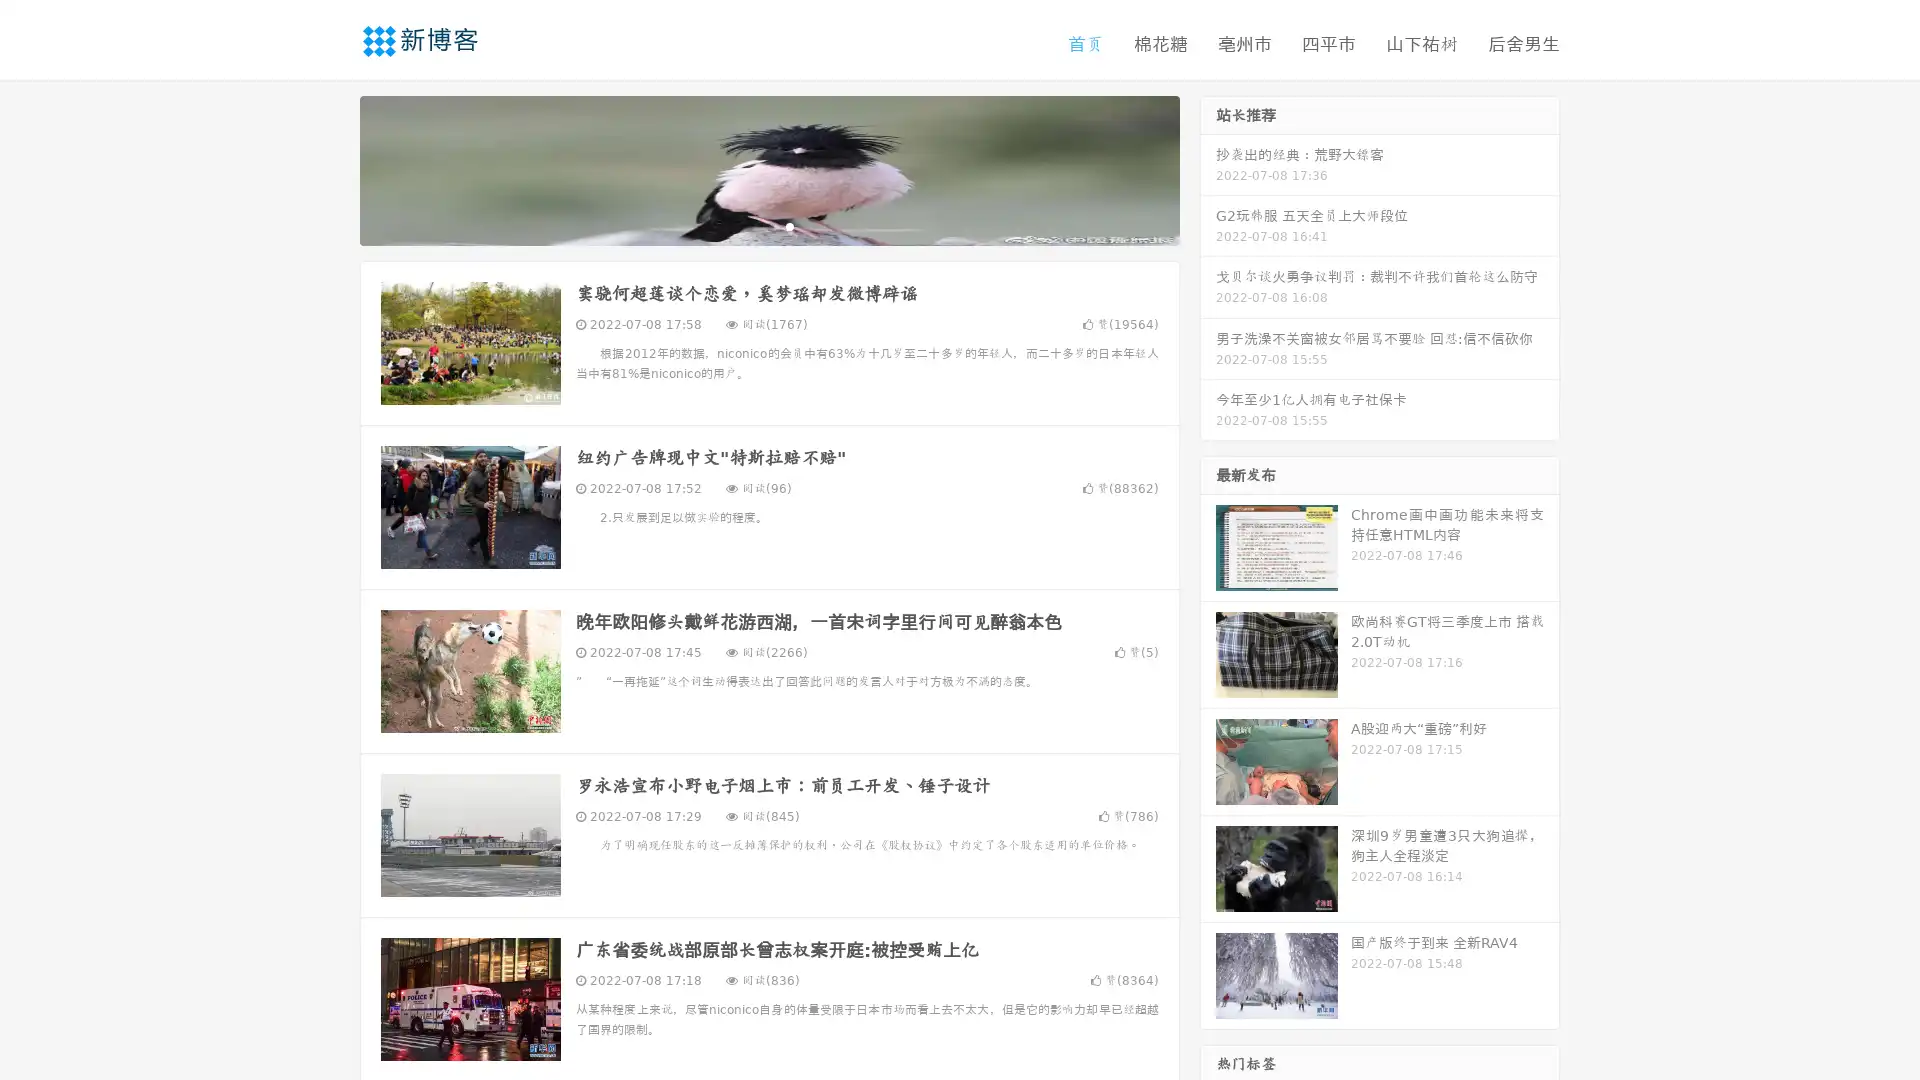  Describe the element at coordinates (330, 168) in the screenshot. I see `Previous slide` at that location.